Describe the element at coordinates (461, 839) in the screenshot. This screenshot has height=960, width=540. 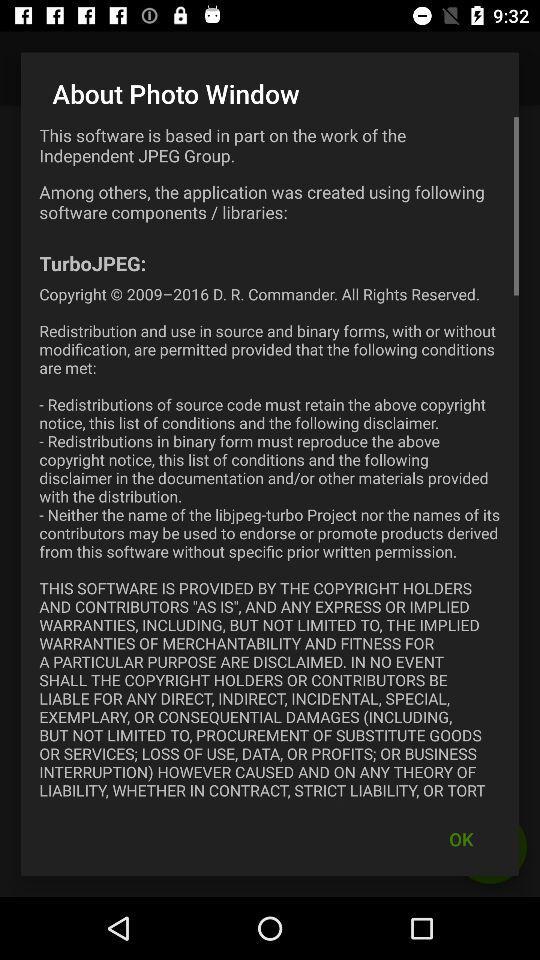
I see `the ok icon` at that location.